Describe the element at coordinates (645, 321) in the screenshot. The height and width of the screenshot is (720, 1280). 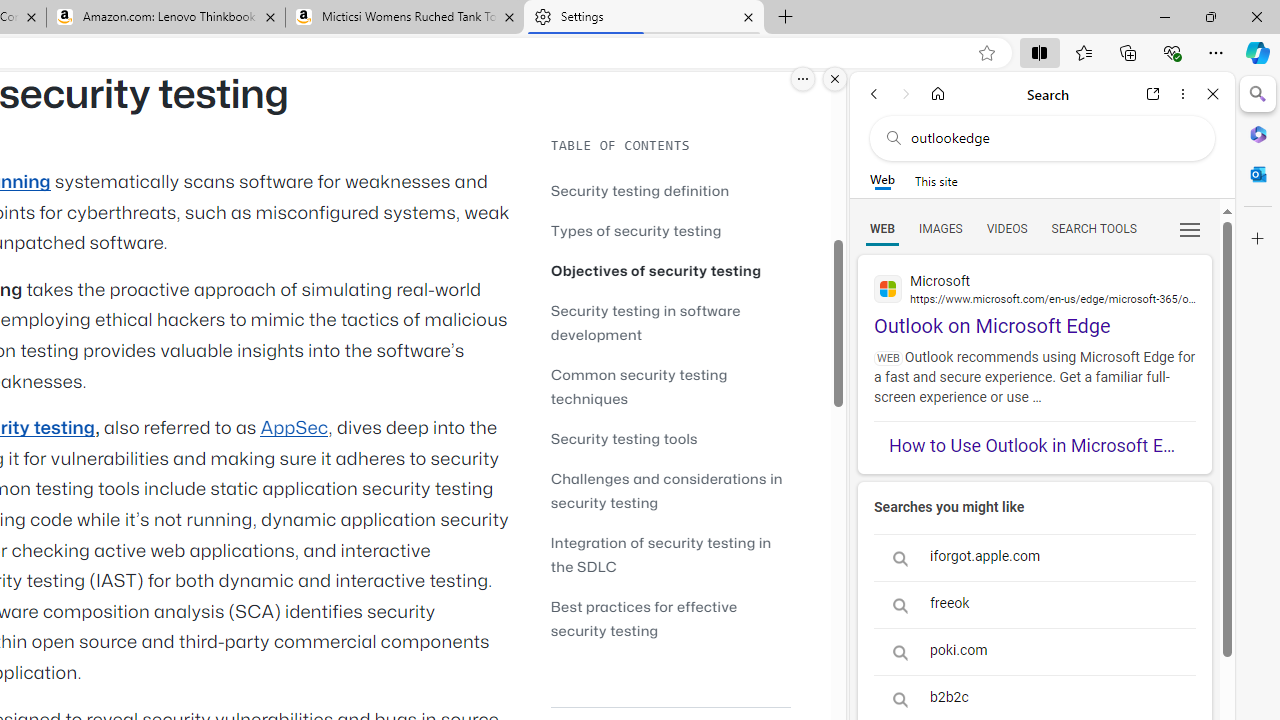
I see `'Security testing in software development'` at that location.